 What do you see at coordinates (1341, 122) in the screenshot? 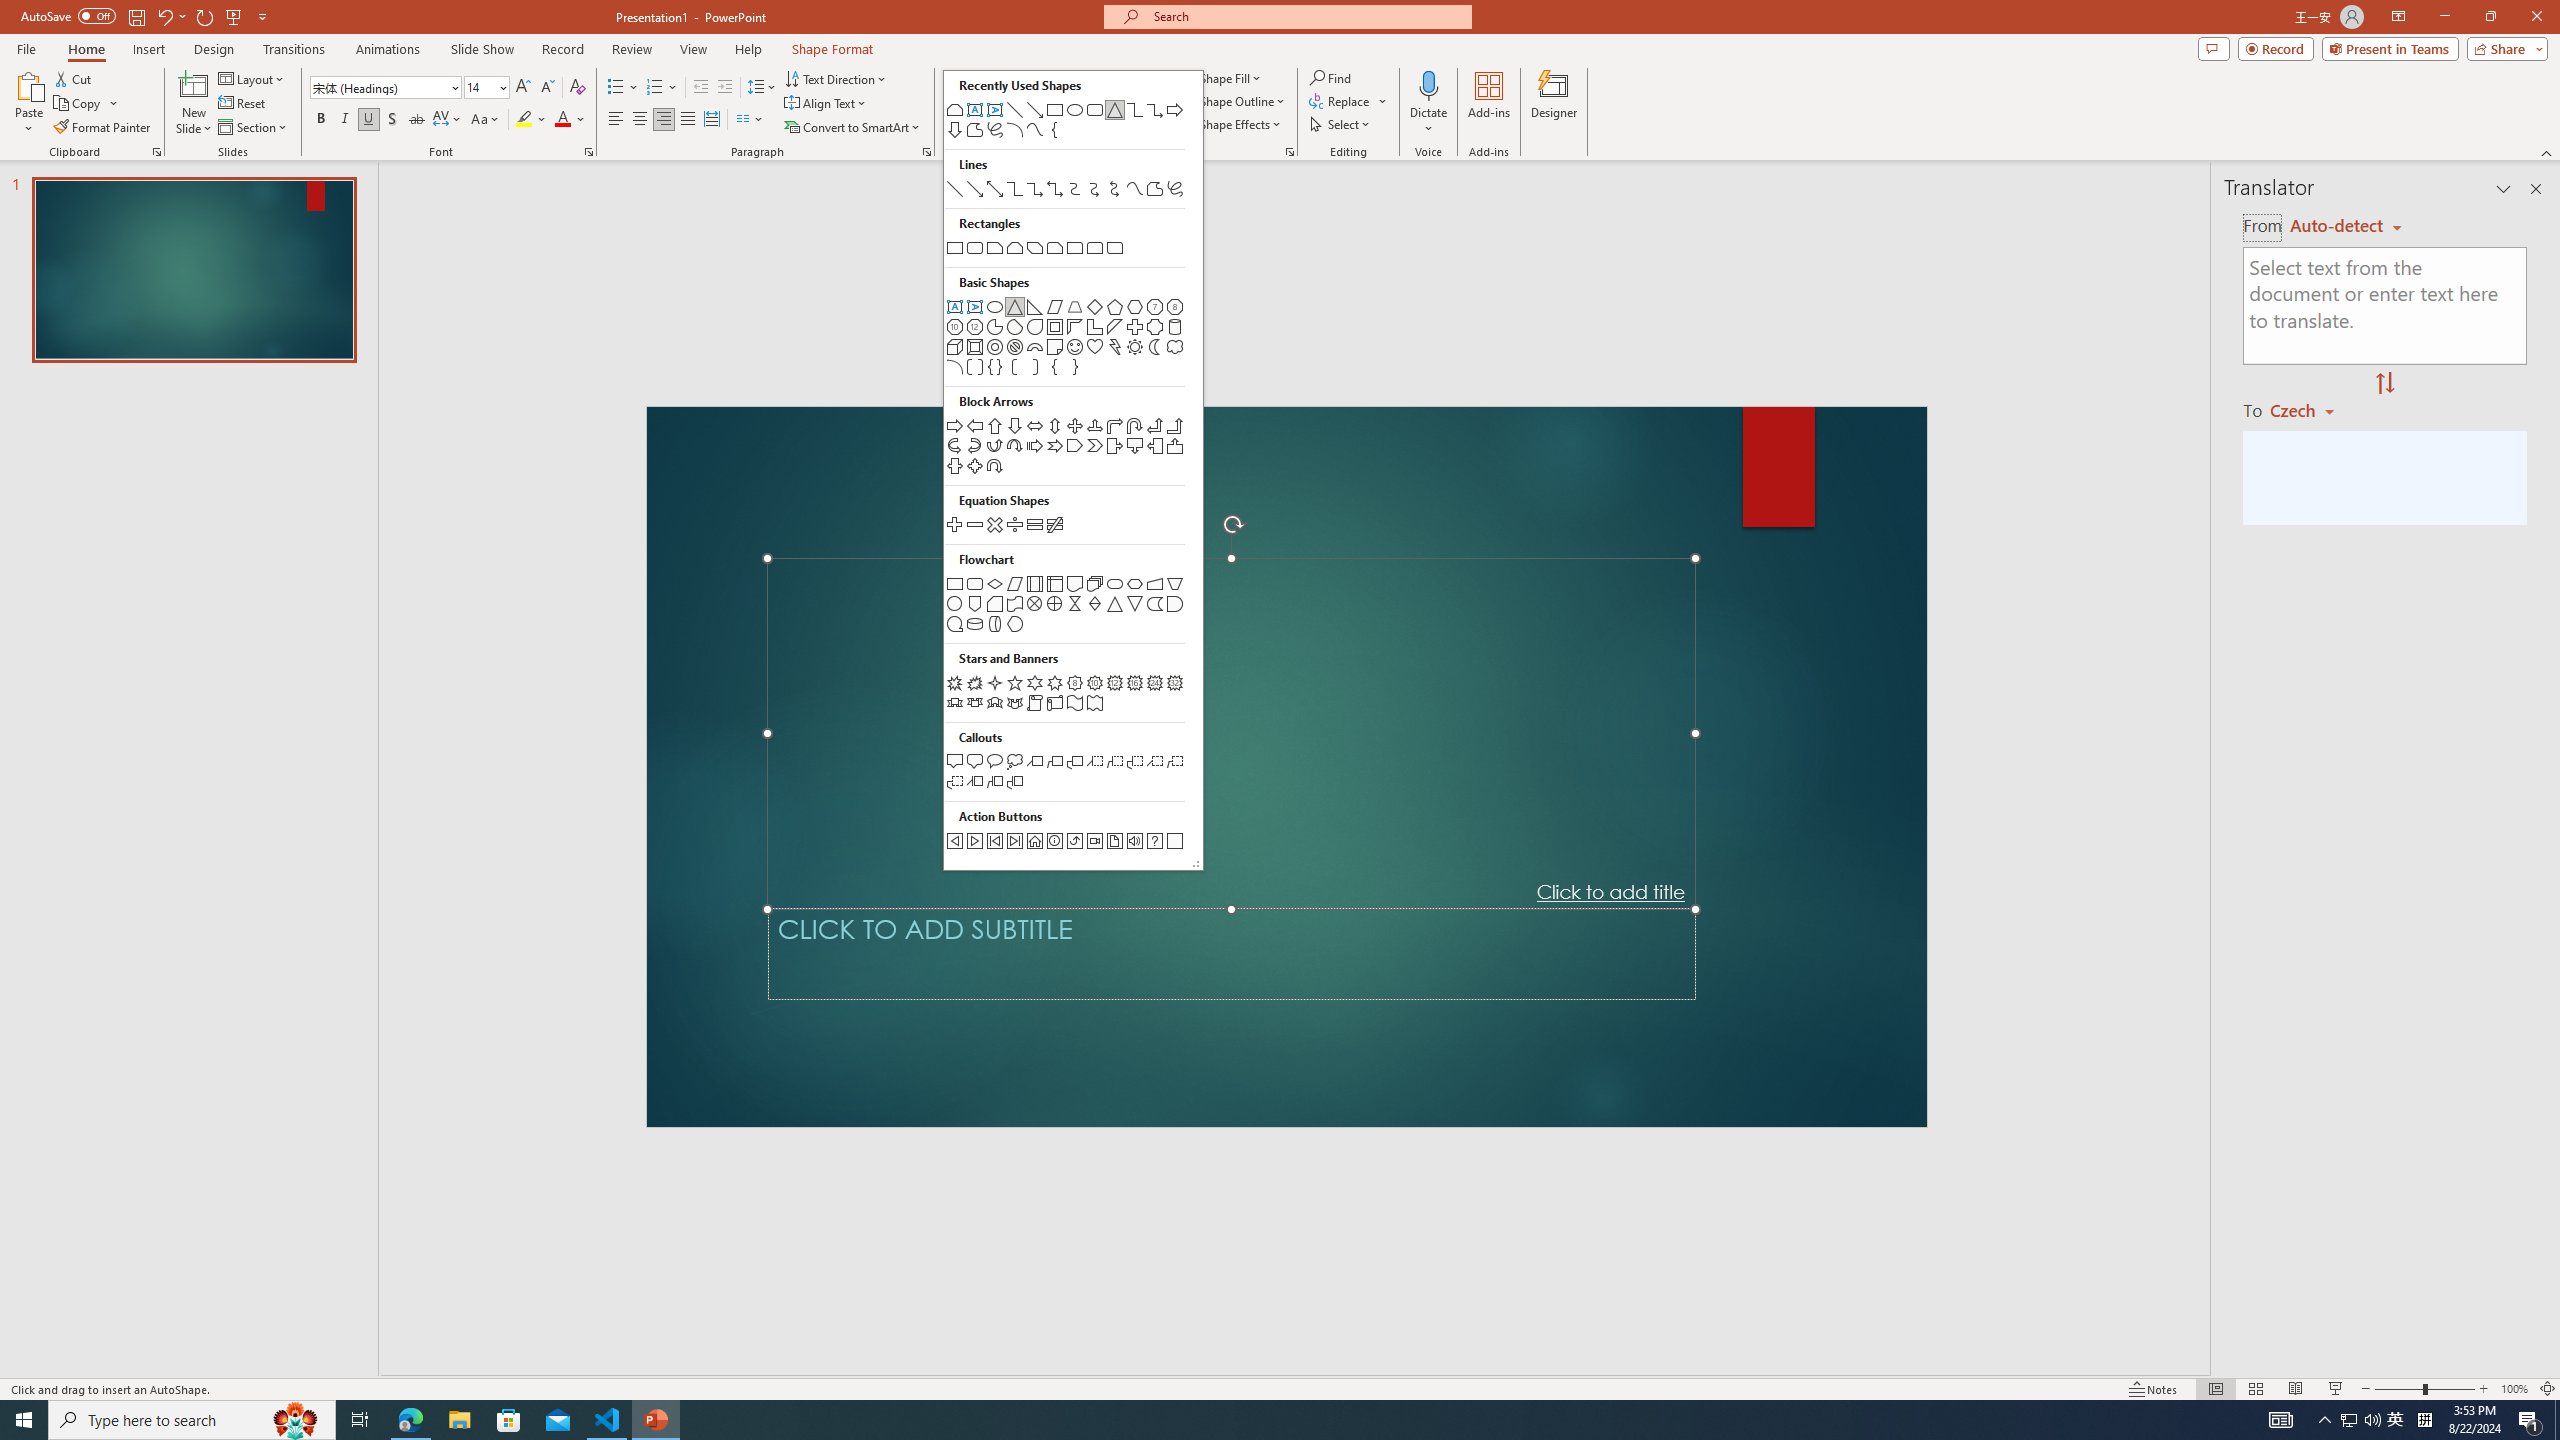
I see `'Select'` at bounding box center [1341, 122].